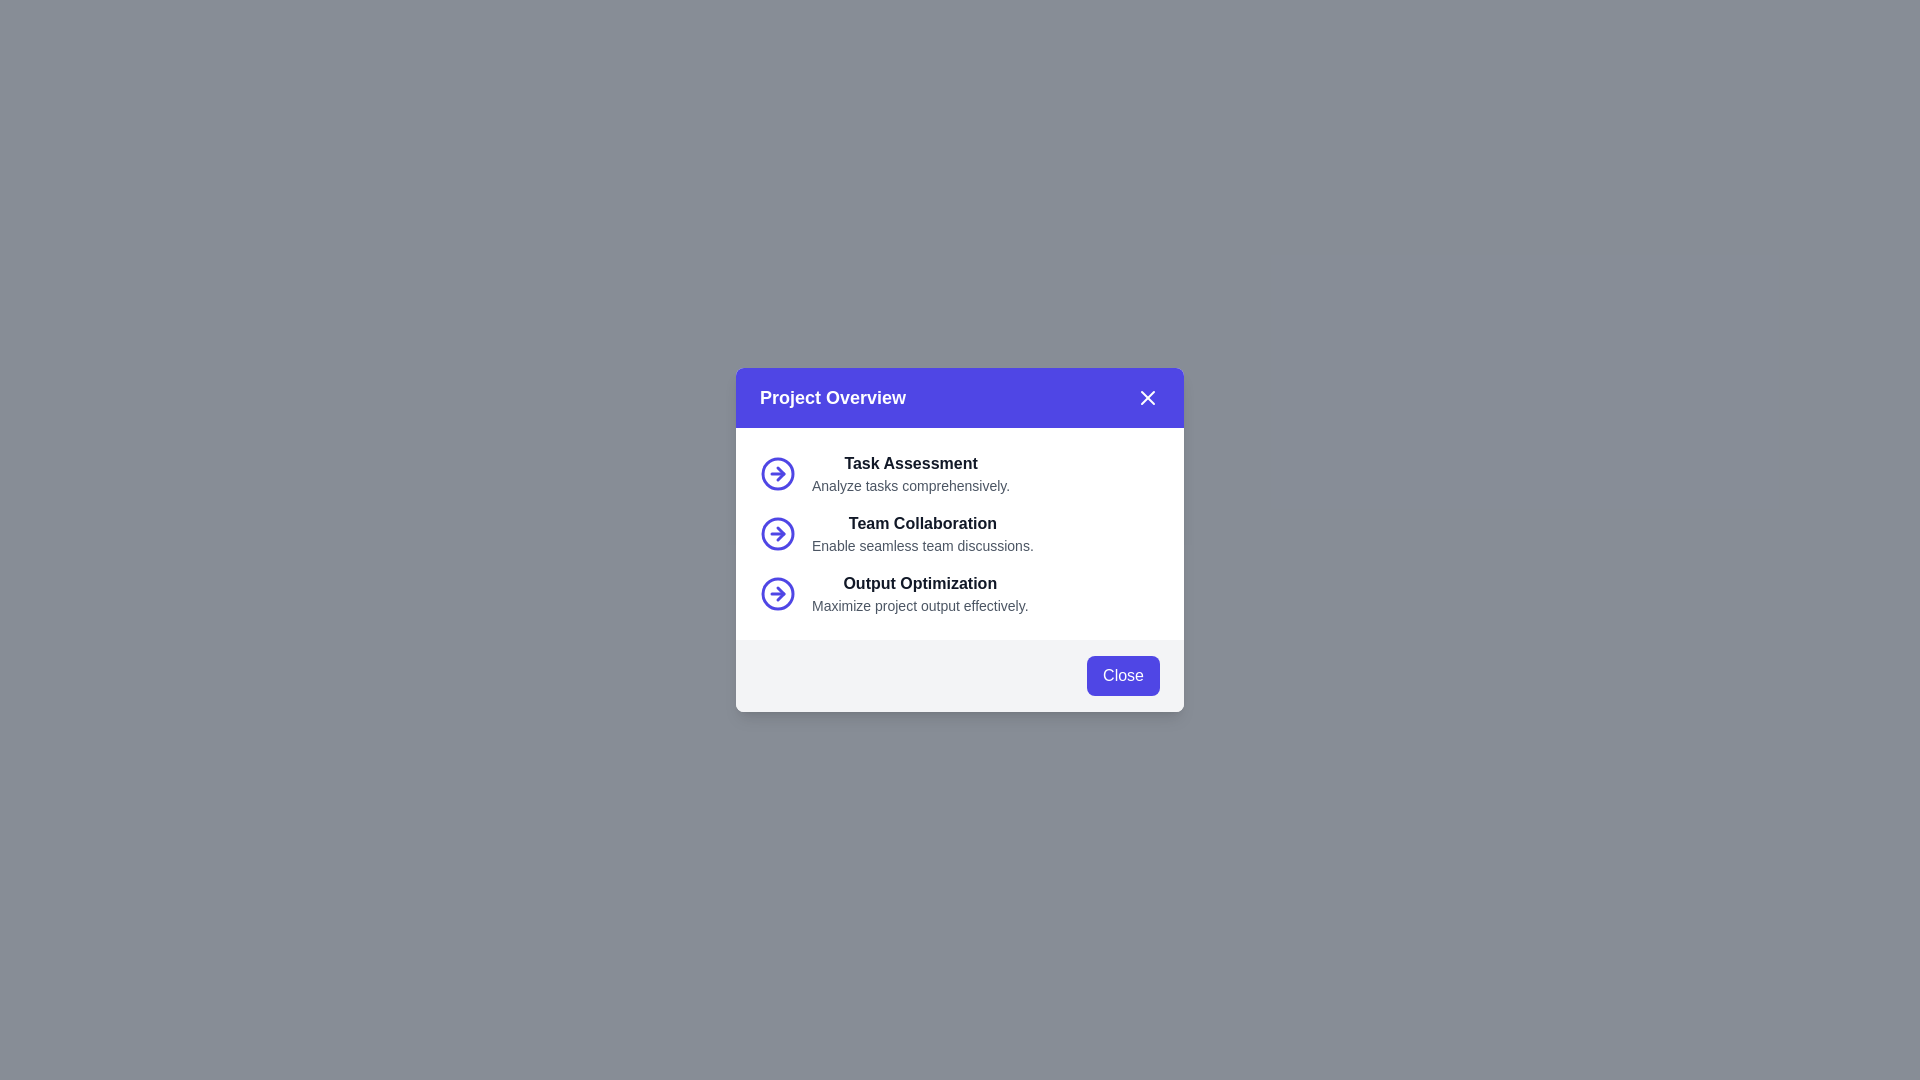 This screenshot has width=1920, height=1080. Describe the element at coordinates (919, 583) in the screenshot. I see `the text label reading 'Output Optimization' which is part of the 'Project Overview' modal, positioned between 'Team Collaboration' and its descriptive text` at that location.